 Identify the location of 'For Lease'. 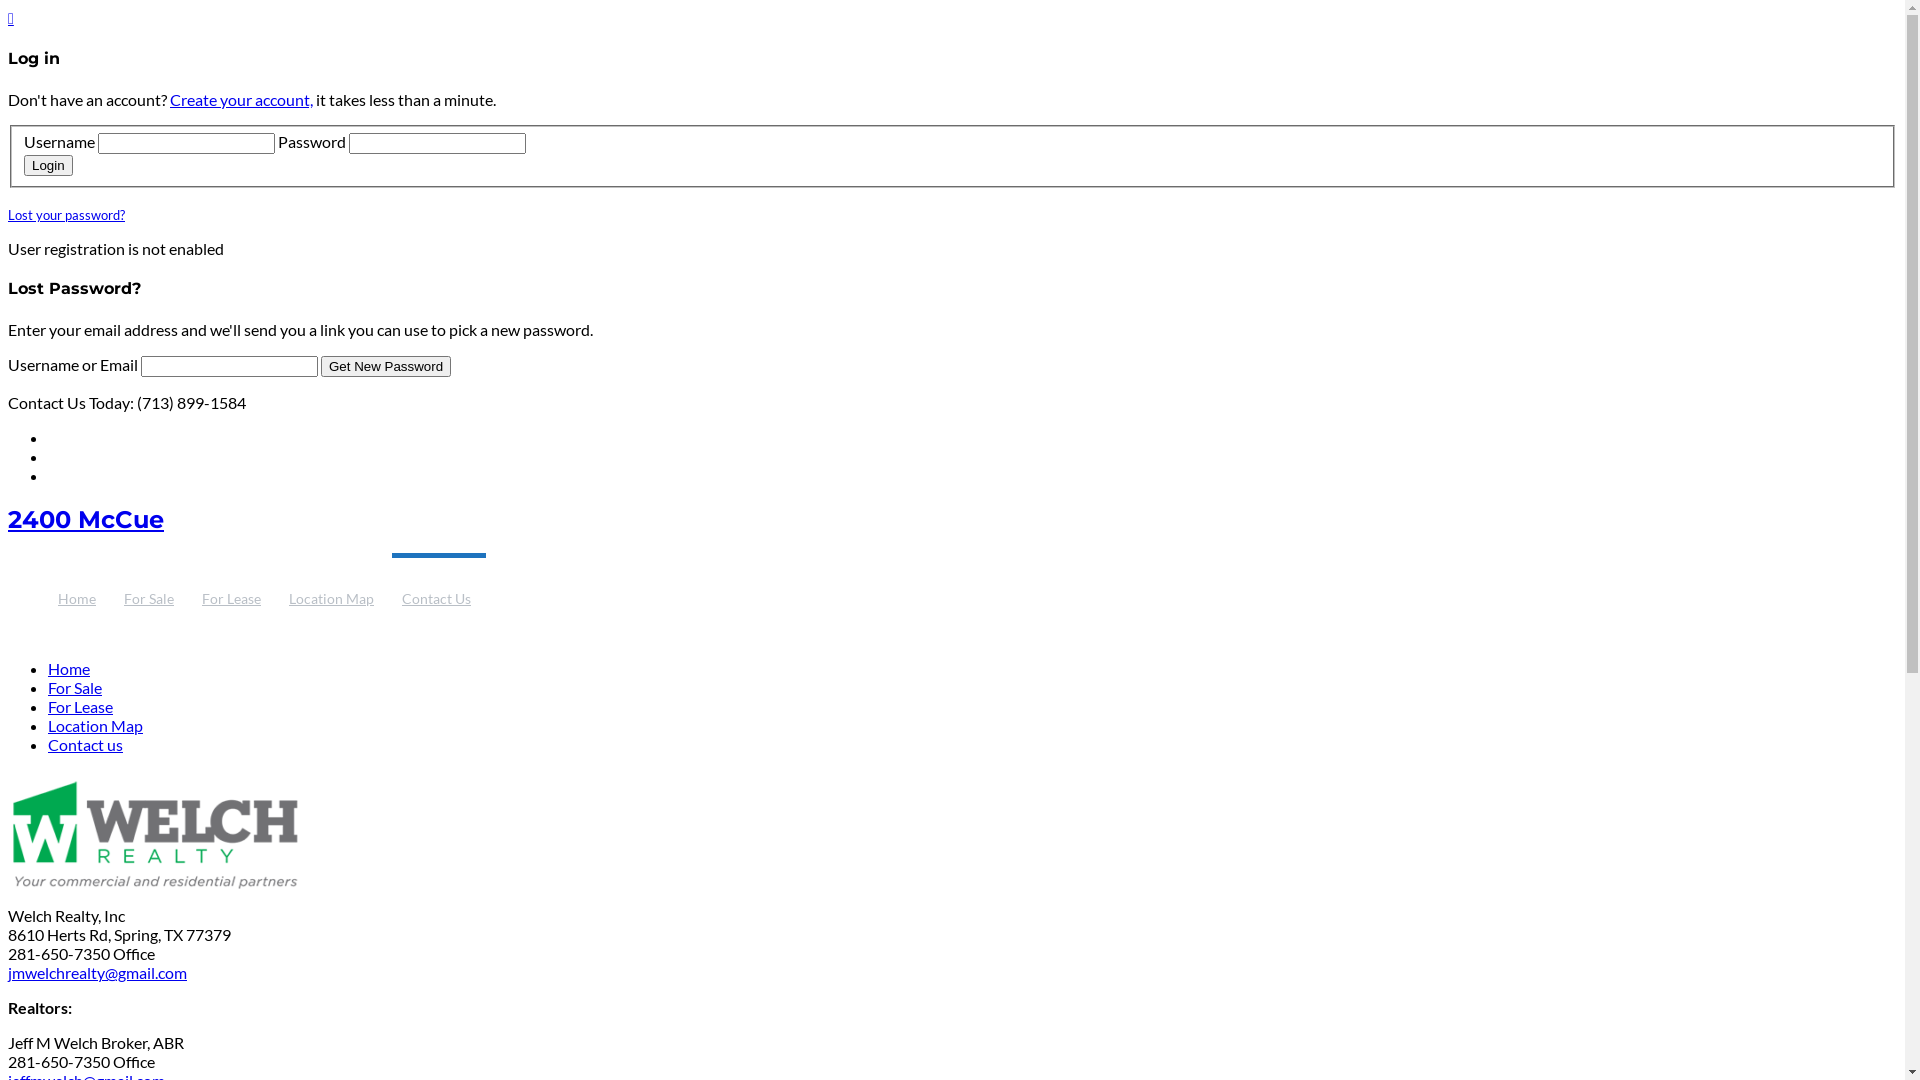
(234, 586).